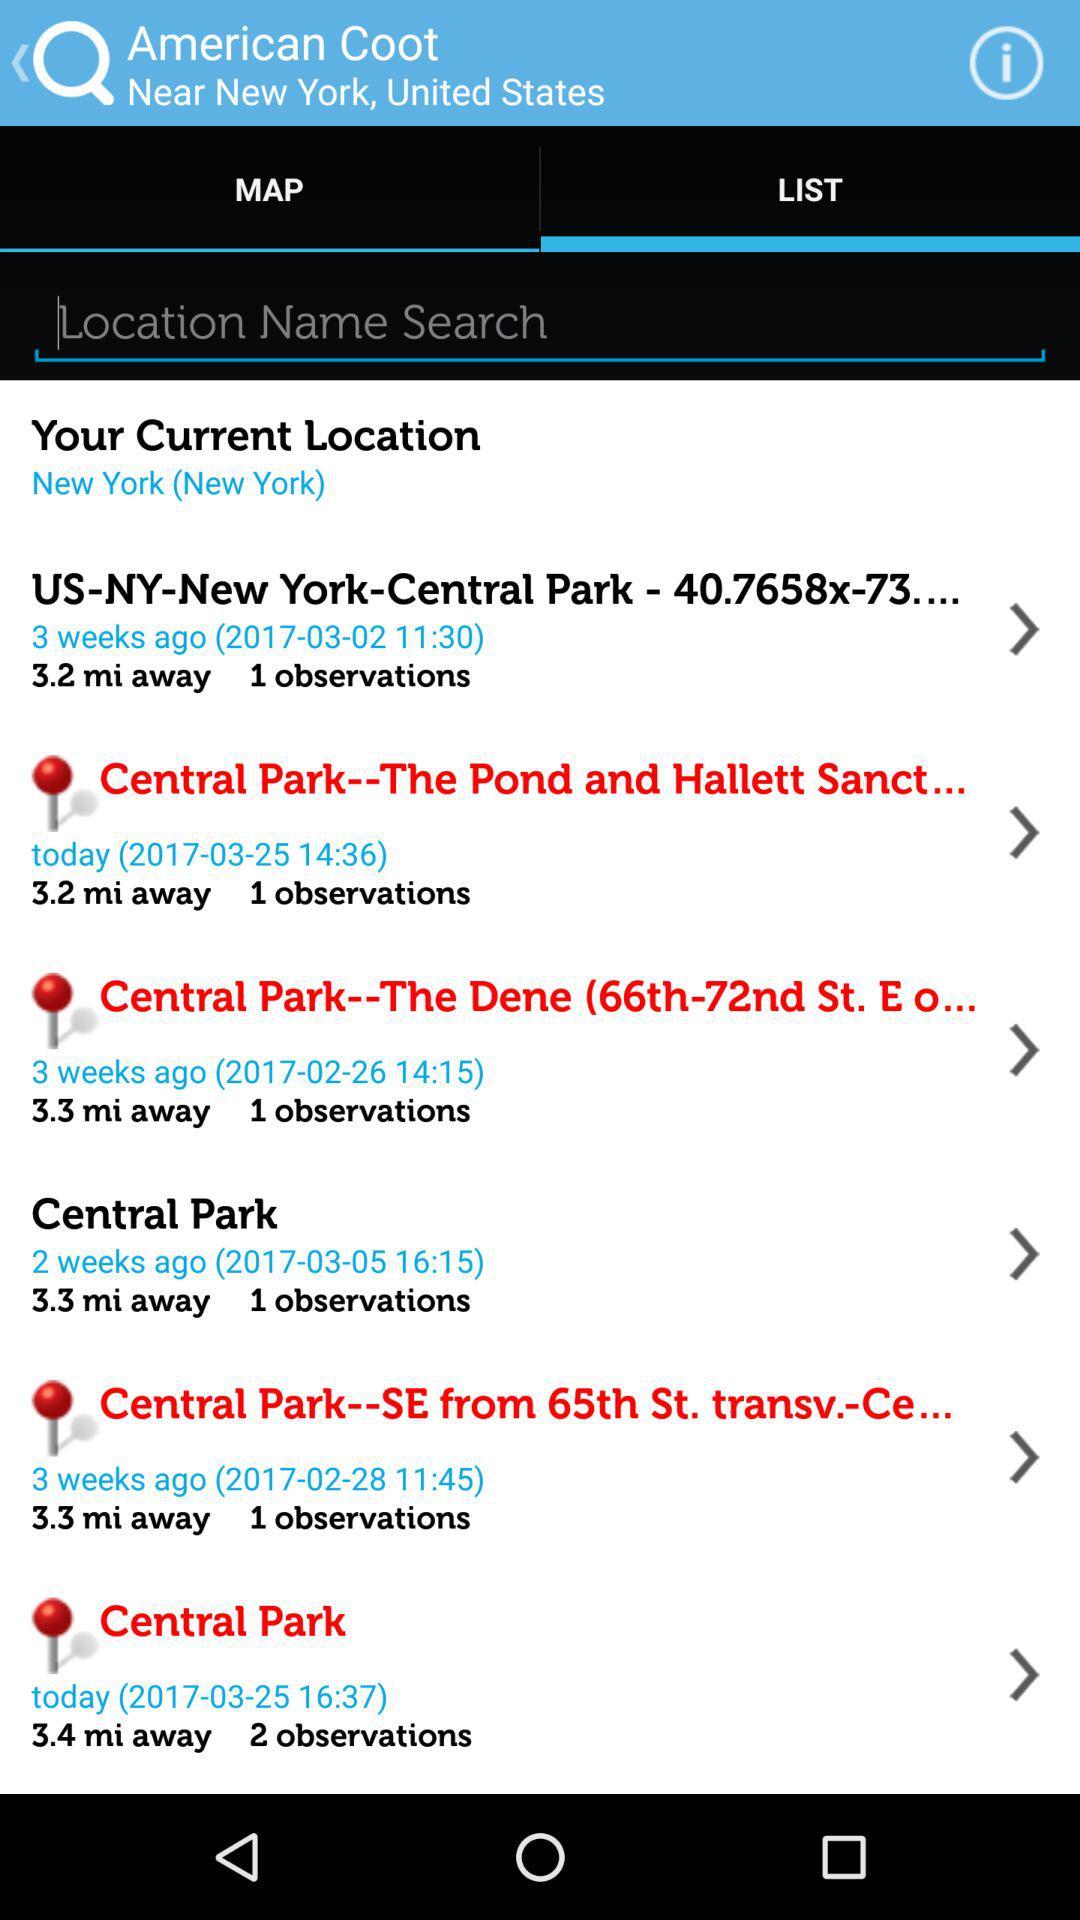 The image size is (1080, 1920). Describe the element at coordinates (1024, 1049) in the screenshot. I see `location` at that location.